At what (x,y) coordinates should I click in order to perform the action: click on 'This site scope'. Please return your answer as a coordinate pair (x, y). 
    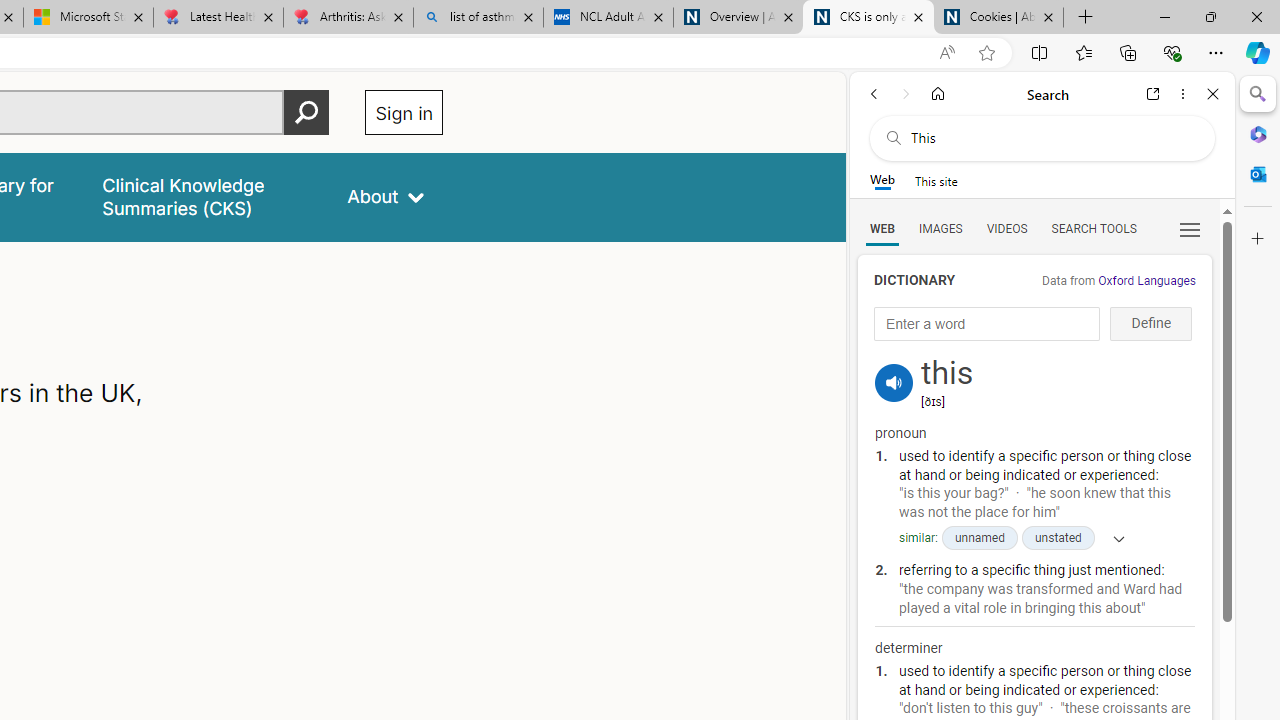
    Looking at the image, I should click on (935, 180).